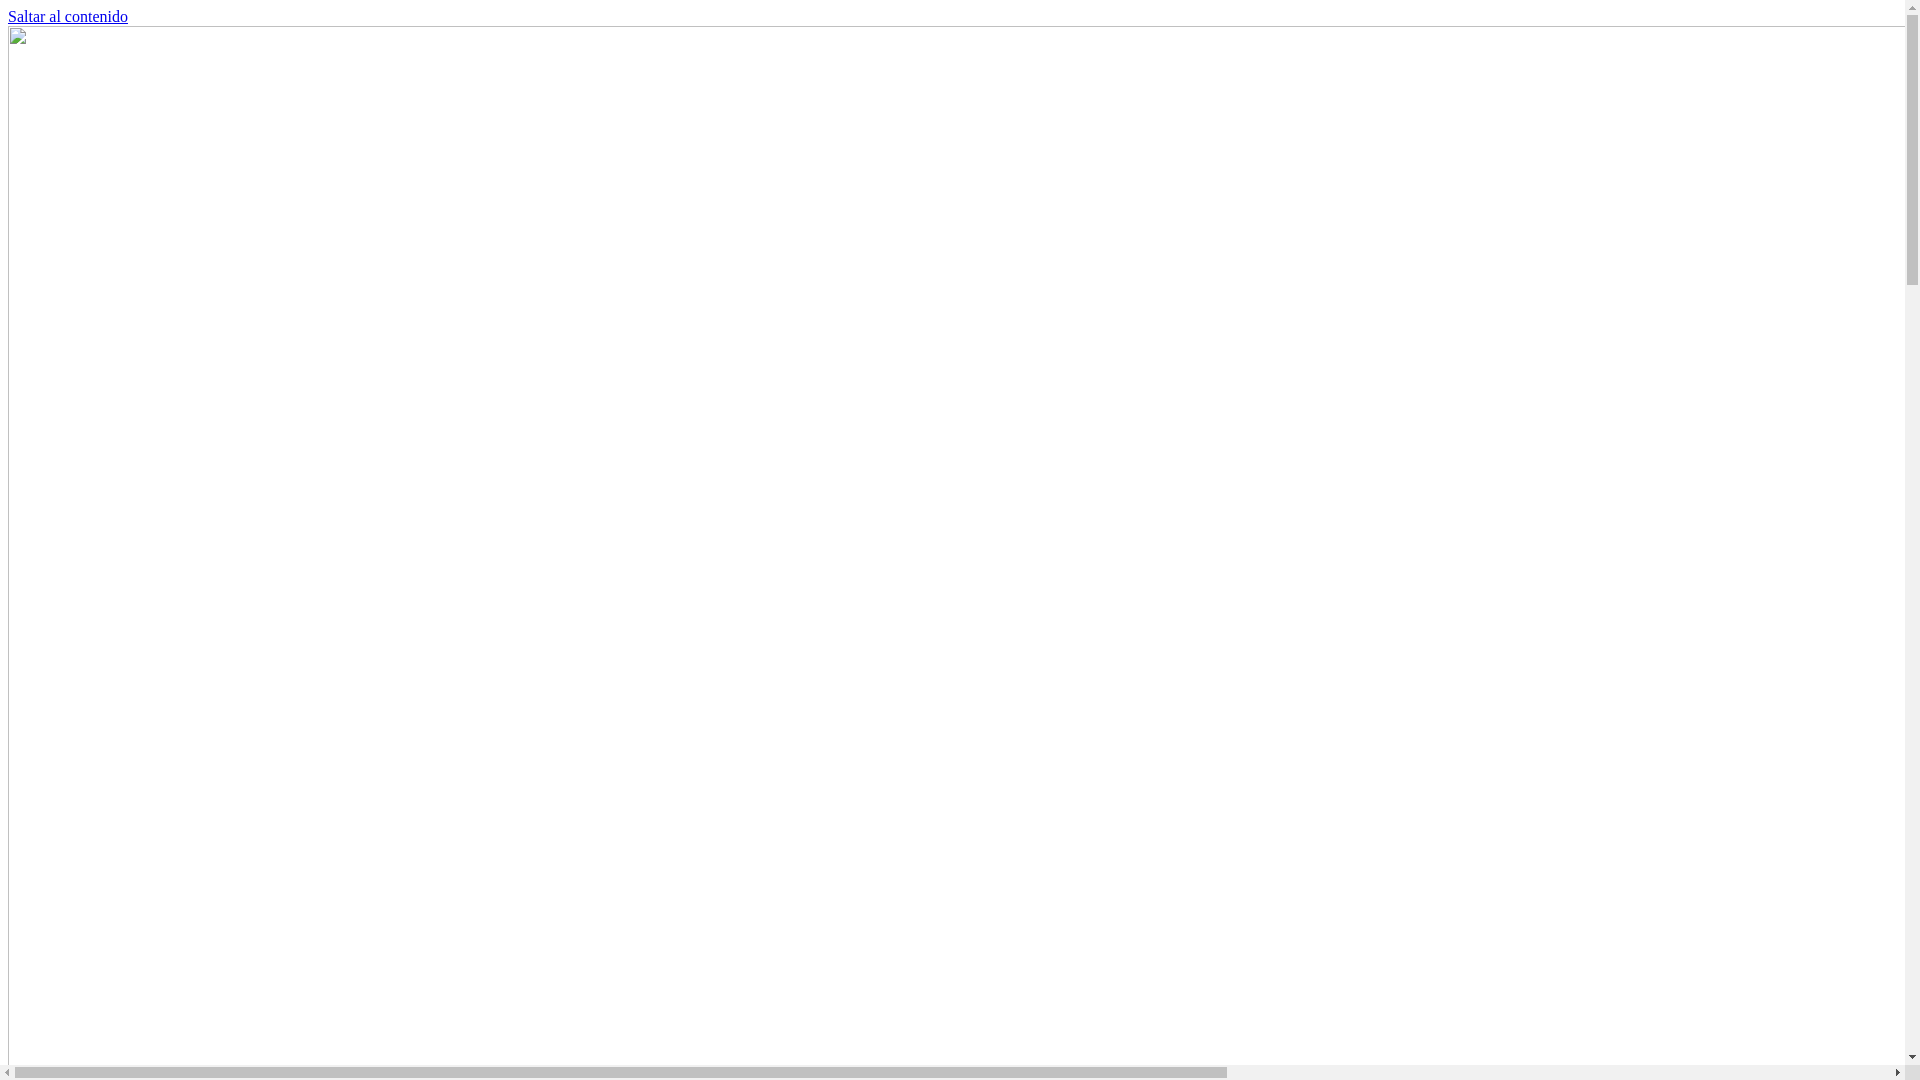  Describe the element at coordinates (8, 16) in the screenshot. I see `'Saltar al contenido'` at that location.